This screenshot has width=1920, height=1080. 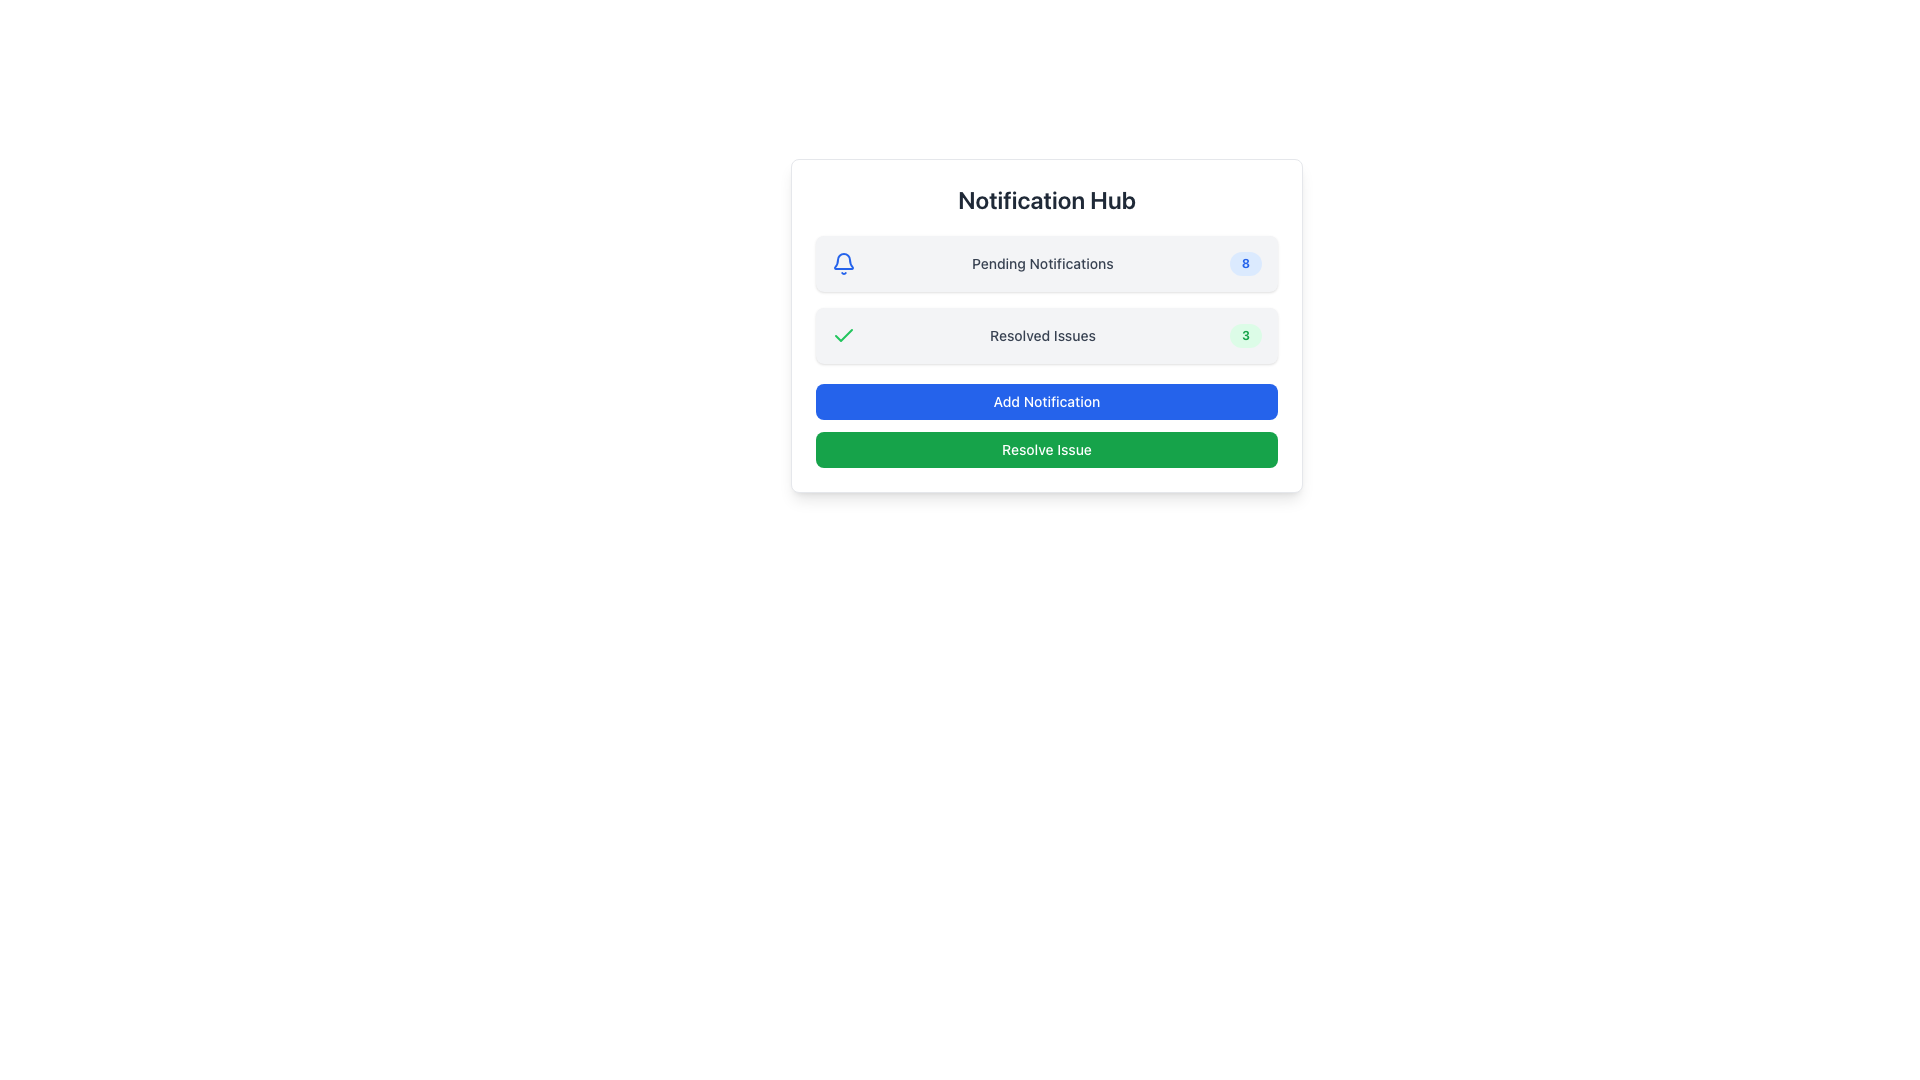 I want to click on the SVG icon element representing pending notifications, which is located to the left of the text describing the notification type and quantity in the 'Pending Notifications' section, so click(x=844, y=262).